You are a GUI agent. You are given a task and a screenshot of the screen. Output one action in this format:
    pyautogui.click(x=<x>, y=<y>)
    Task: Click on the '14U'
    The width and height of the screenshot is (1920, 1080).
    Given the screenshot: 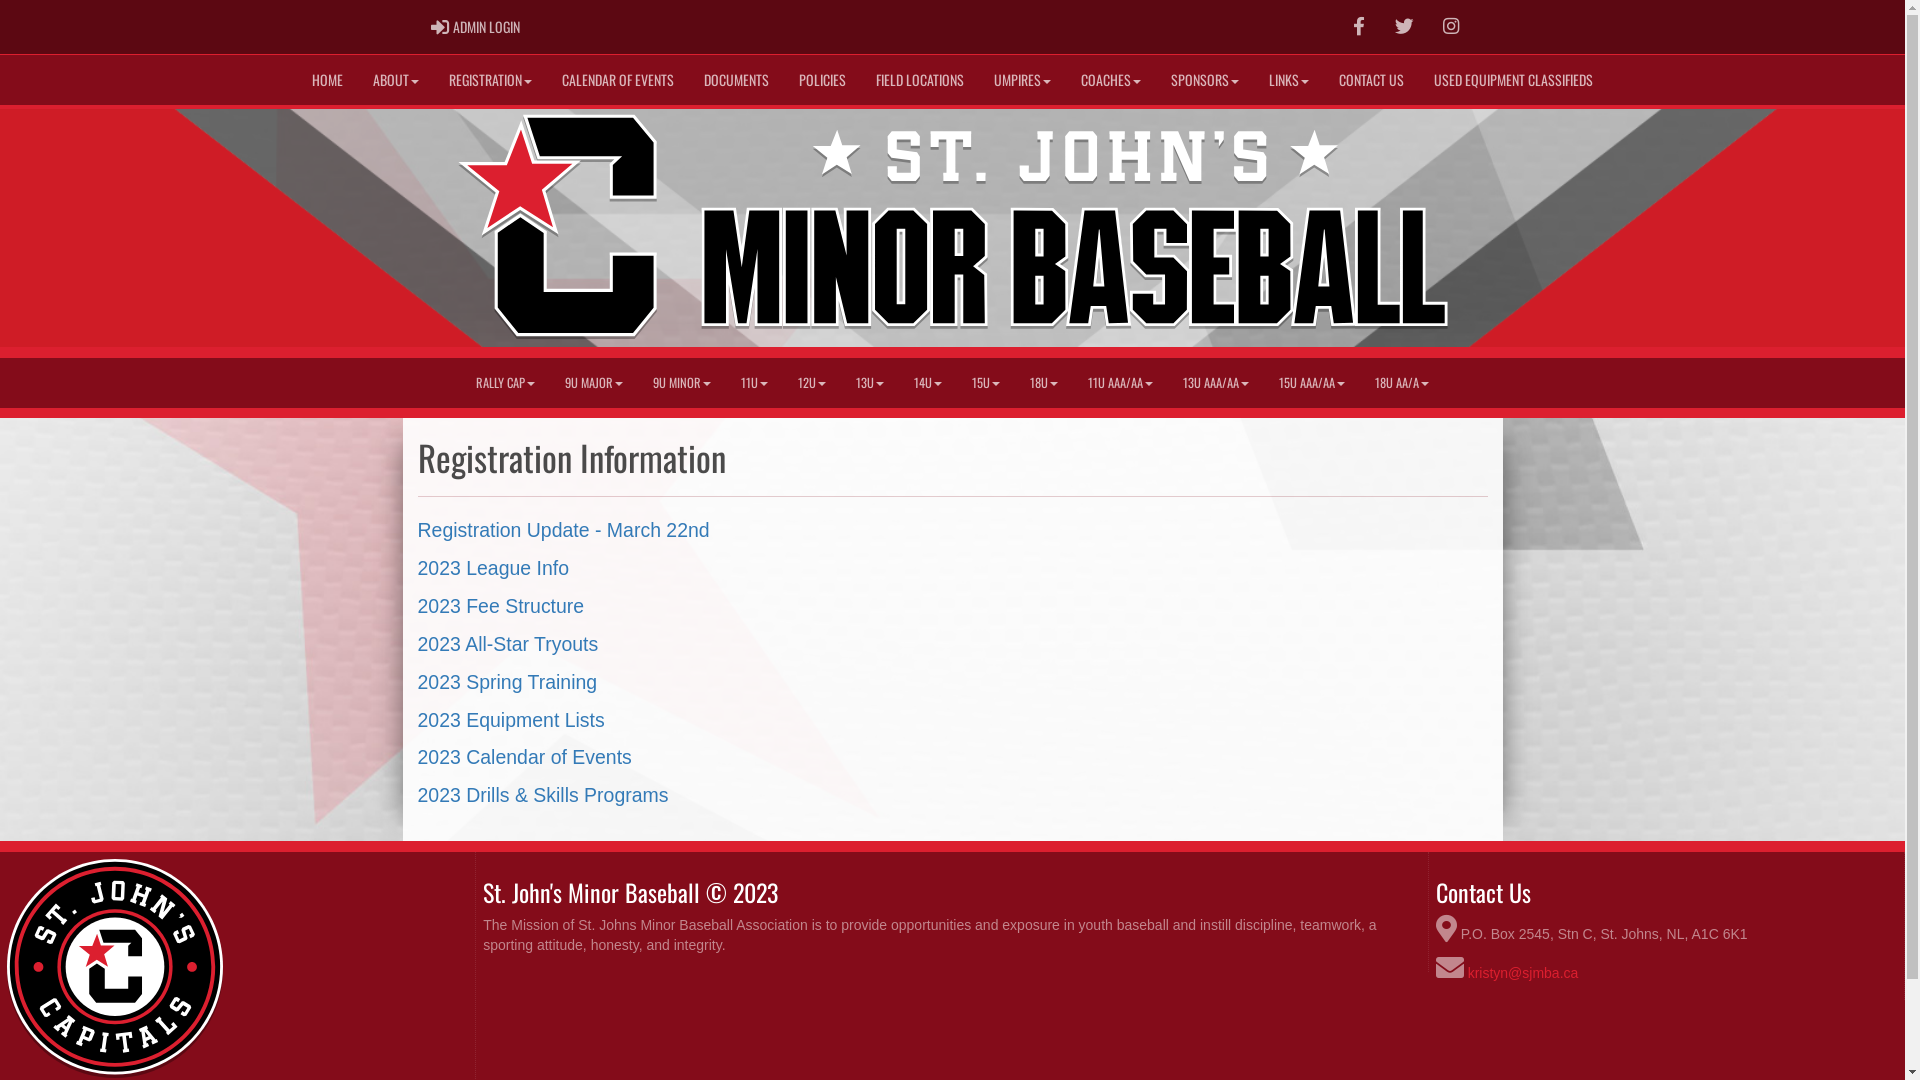 What is the action you would take?
    pyautogui.click(x=926, y=382)
    